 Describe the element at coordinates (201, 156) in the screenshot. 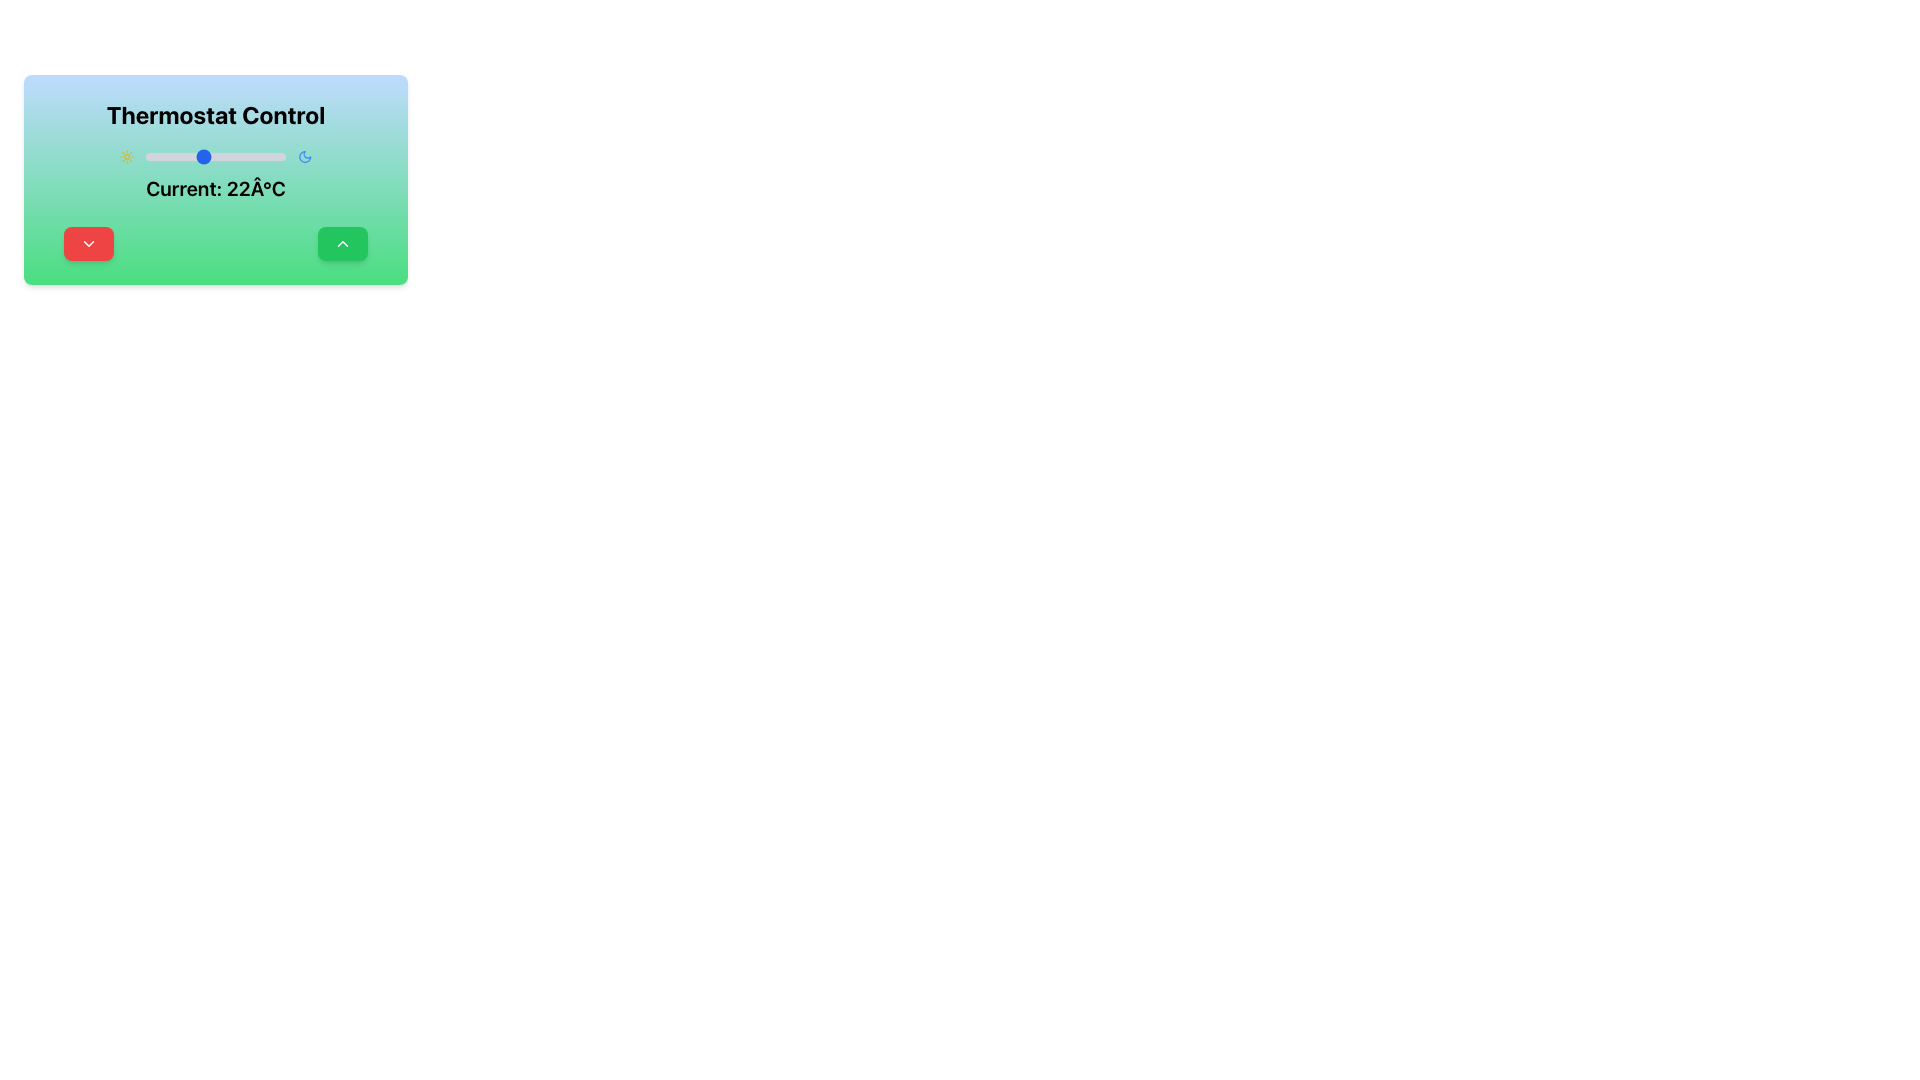

I see `thermostat temperature` at that location.